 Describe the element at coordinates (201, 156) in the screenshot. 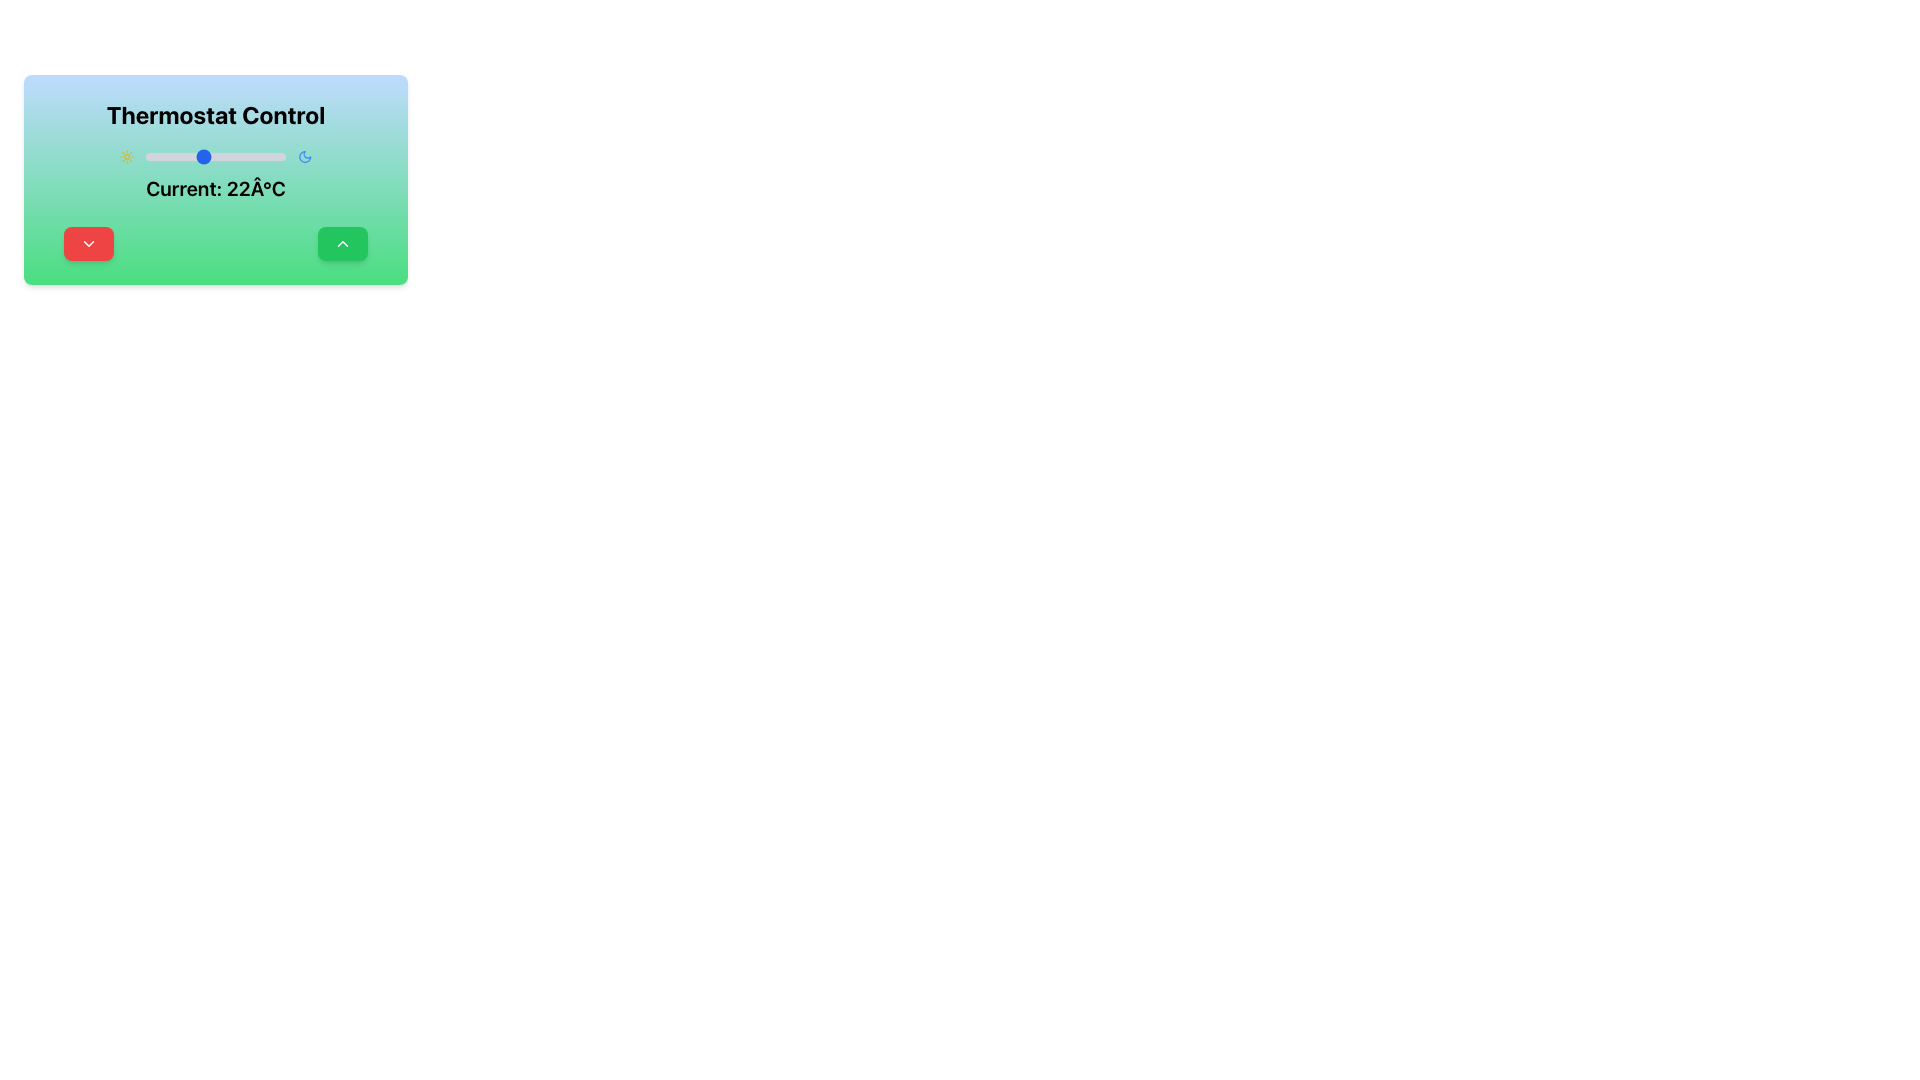

I see `thermostat temperature` at that location.